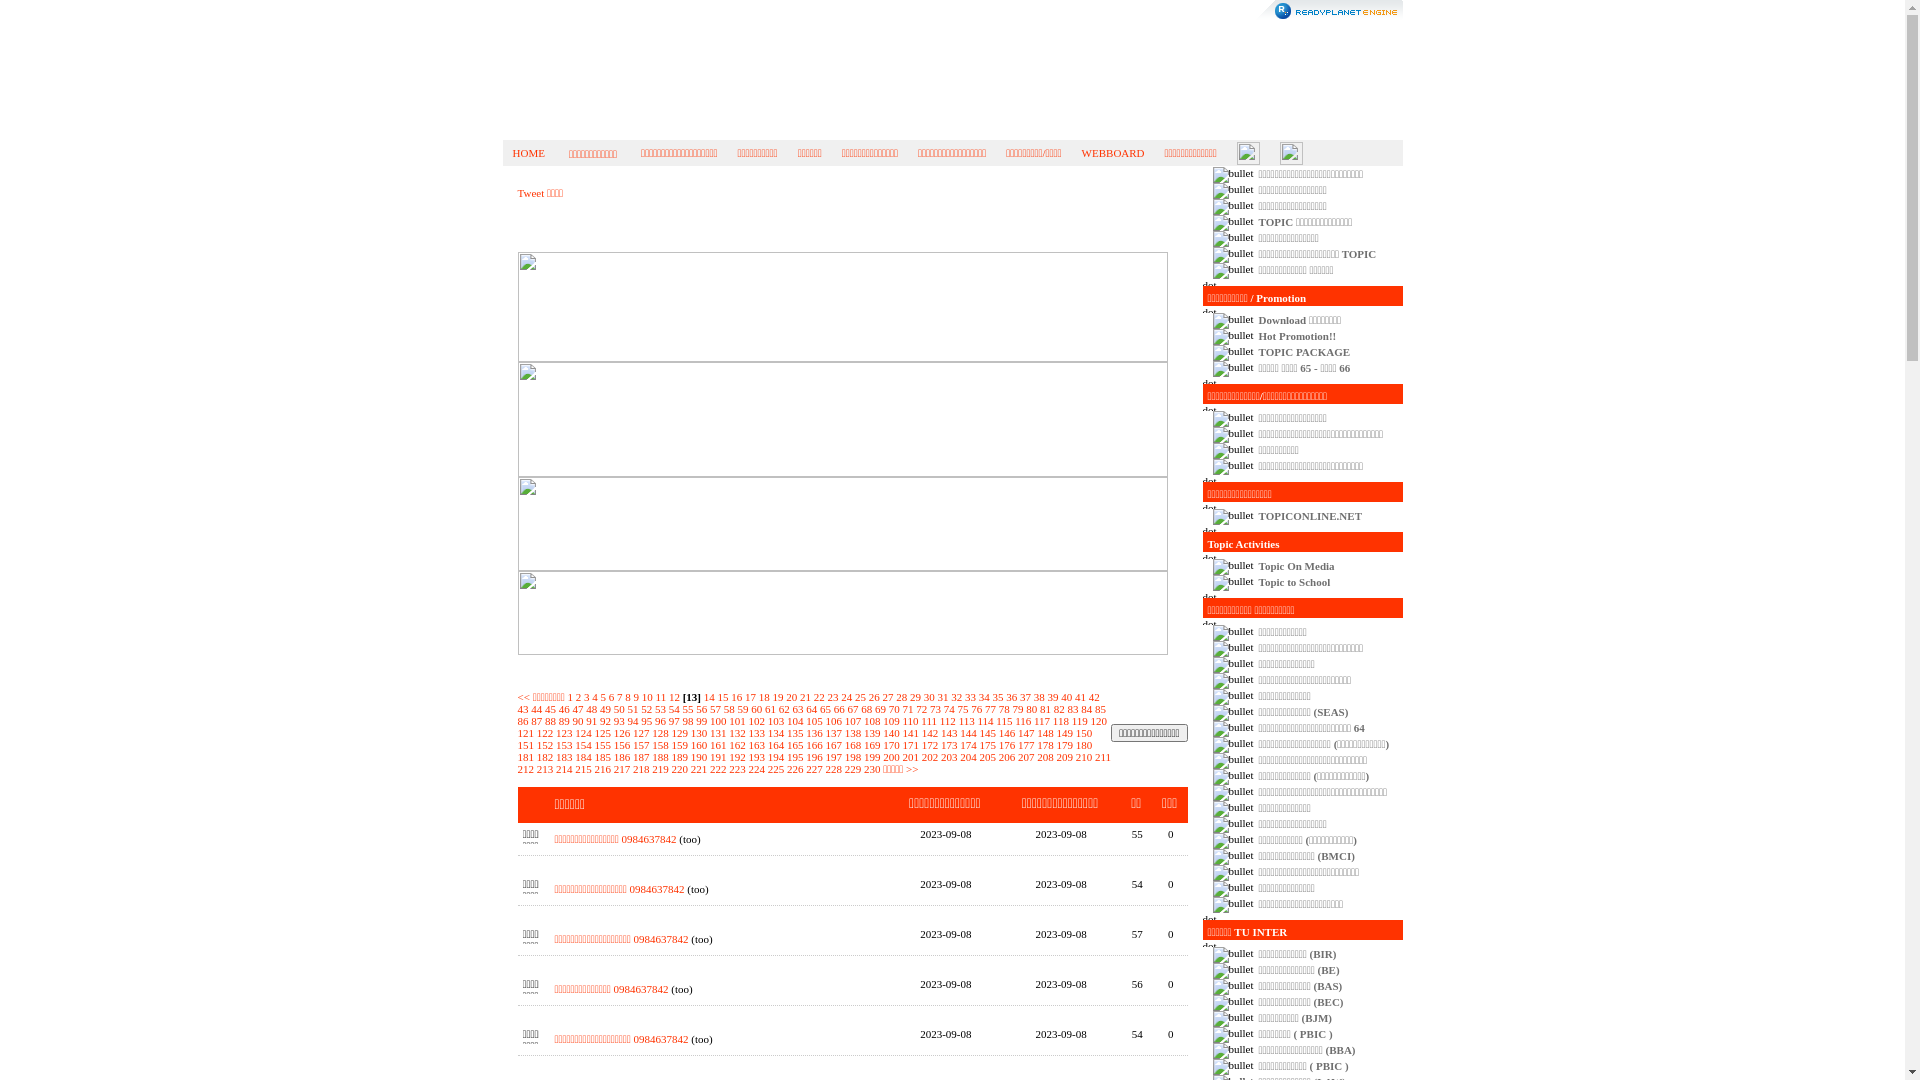  What do you see at coordinates (701, 721) in the screenshot?
I see `'99'` at bounding box center [701, 721].